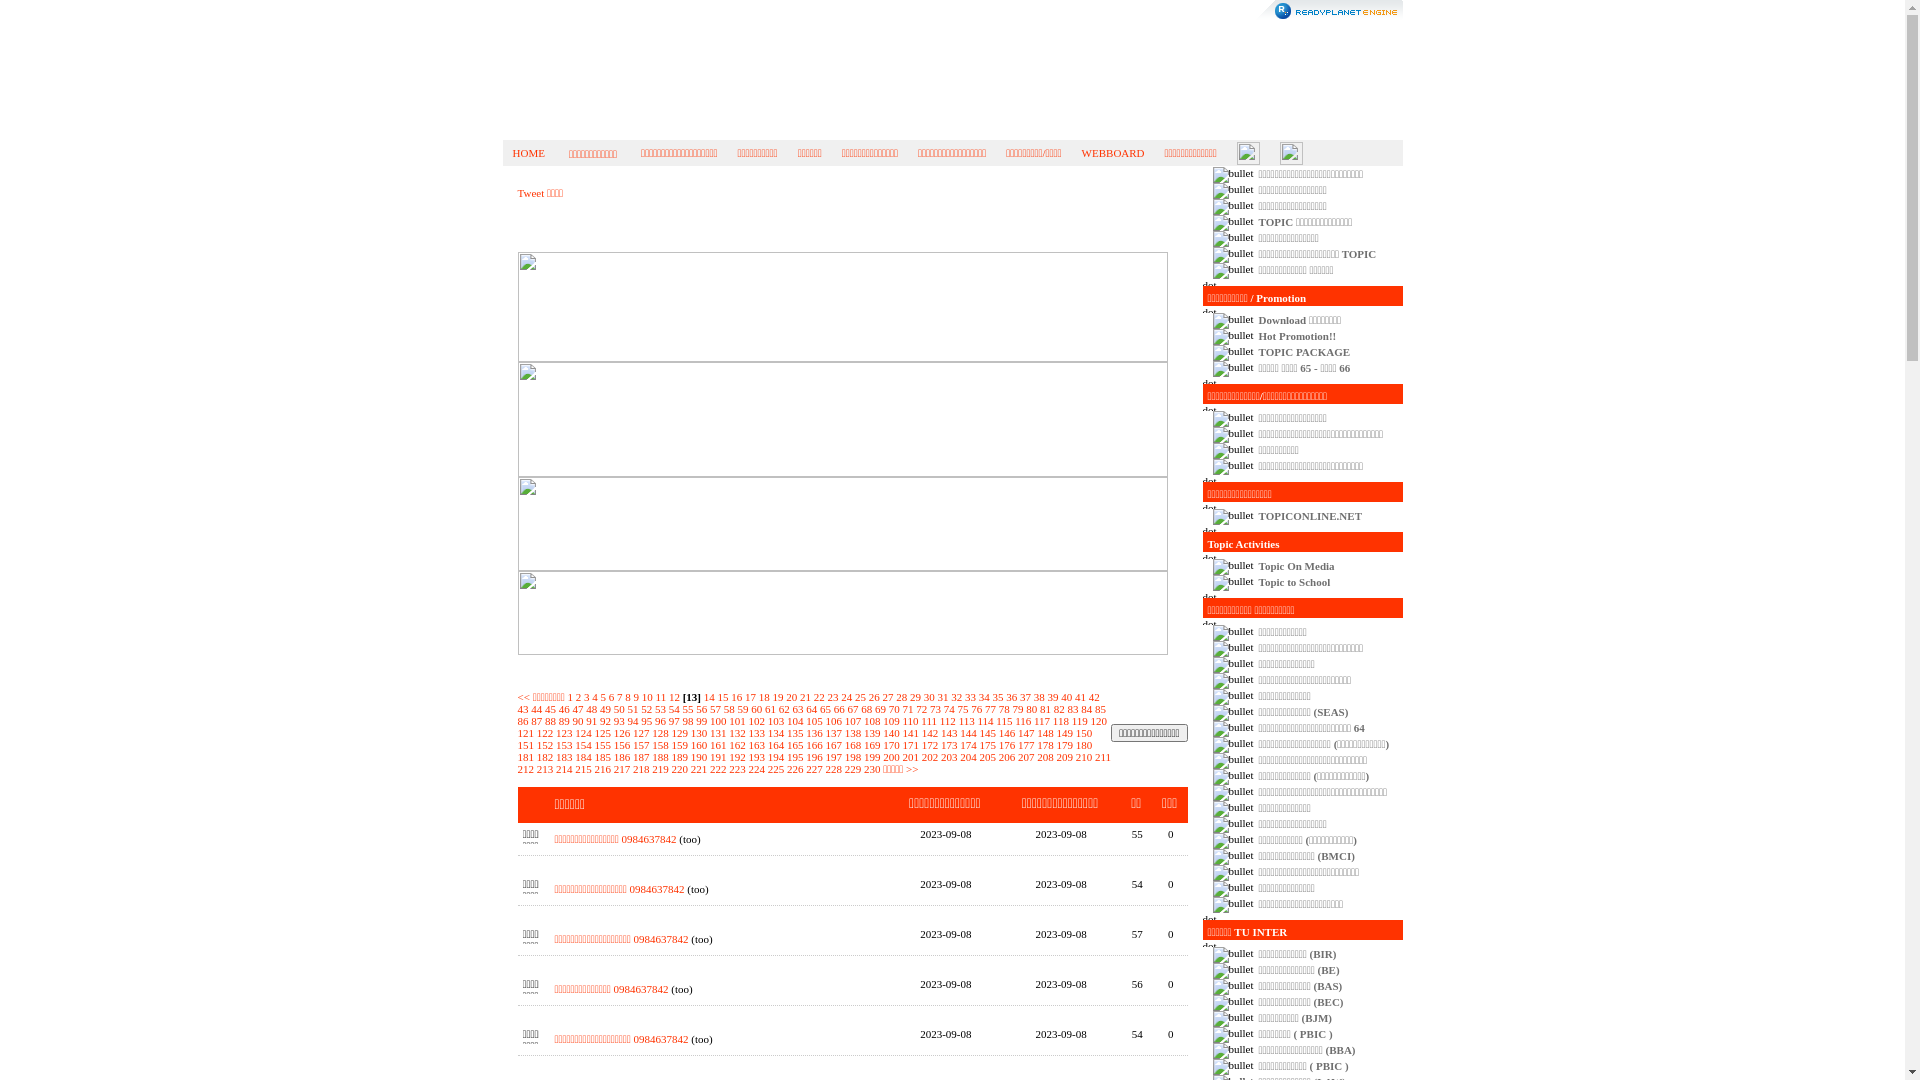  What do you see at coordinates (701, 721) in the screenshot?
I see `'99'` at bounding box center [701, 721].